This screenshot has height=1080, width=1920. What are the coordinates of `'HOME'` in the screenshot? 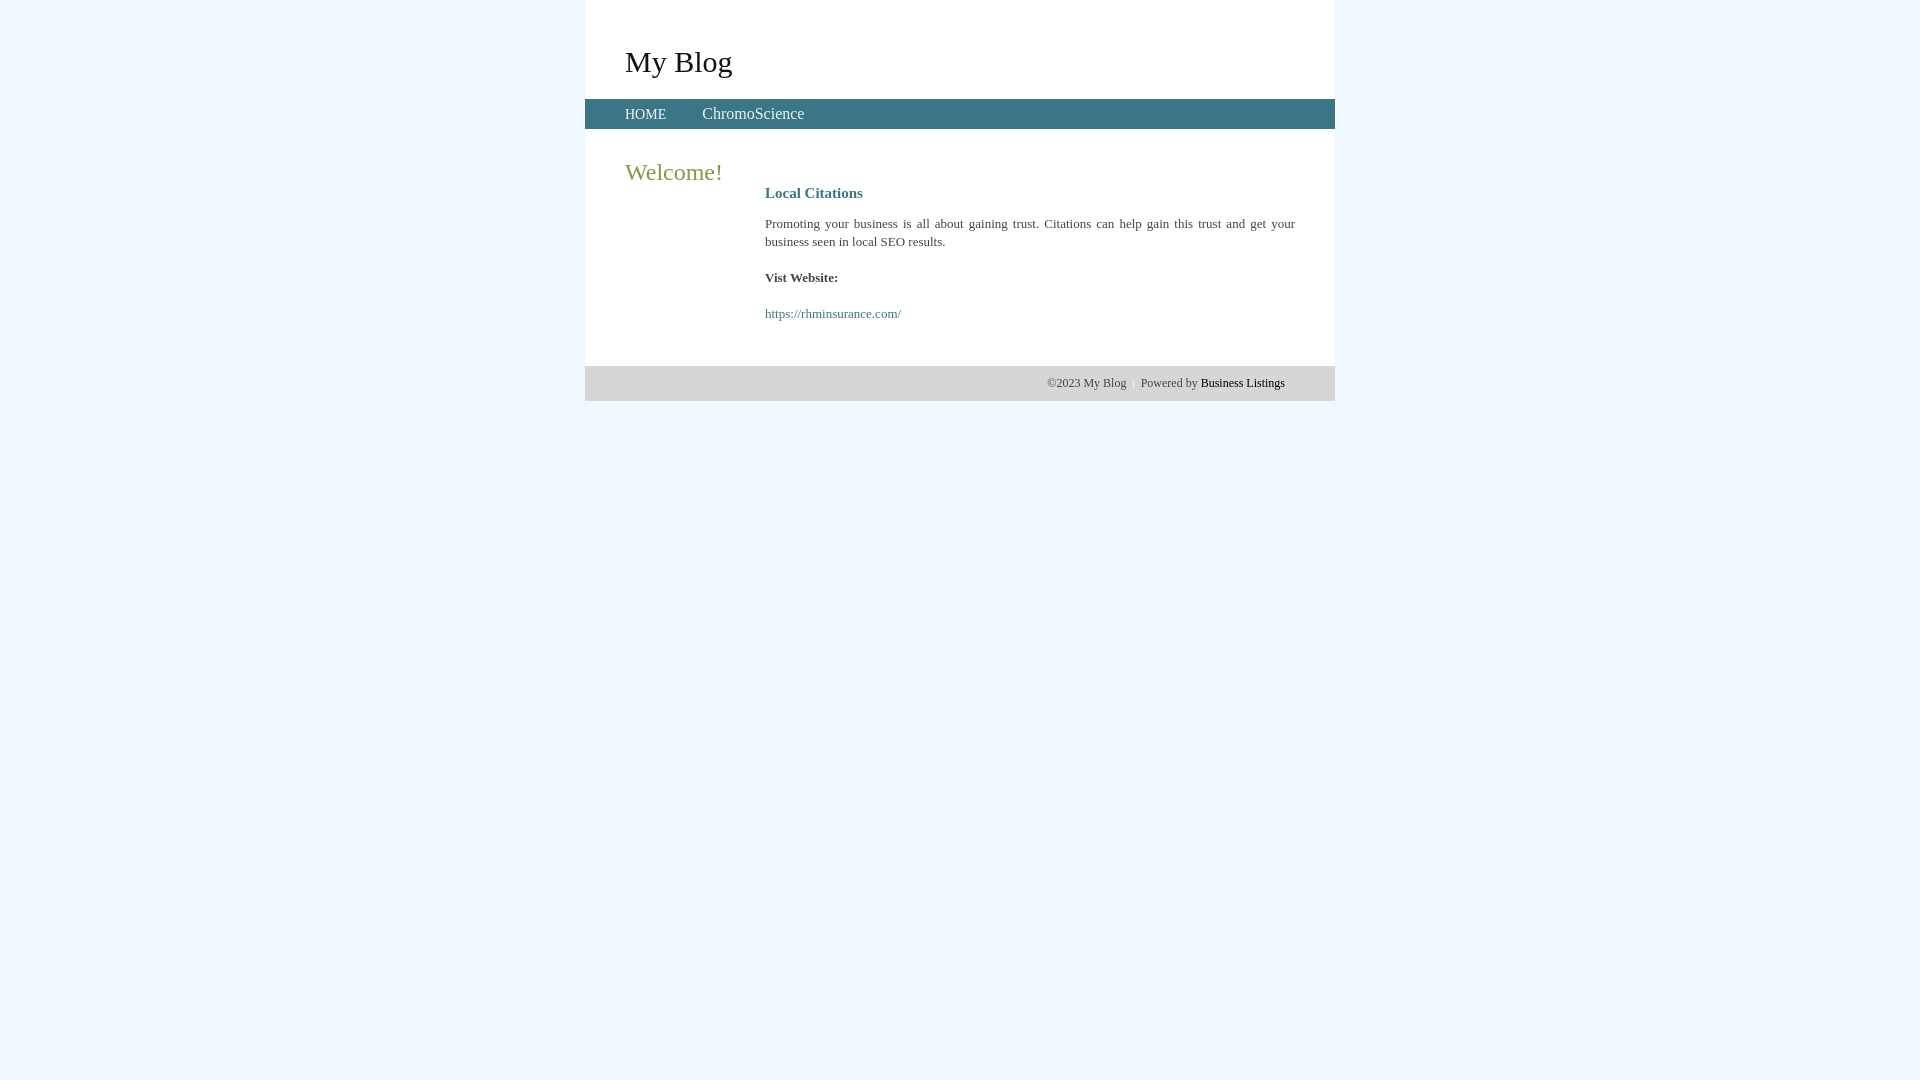 It's located at (645, 114).